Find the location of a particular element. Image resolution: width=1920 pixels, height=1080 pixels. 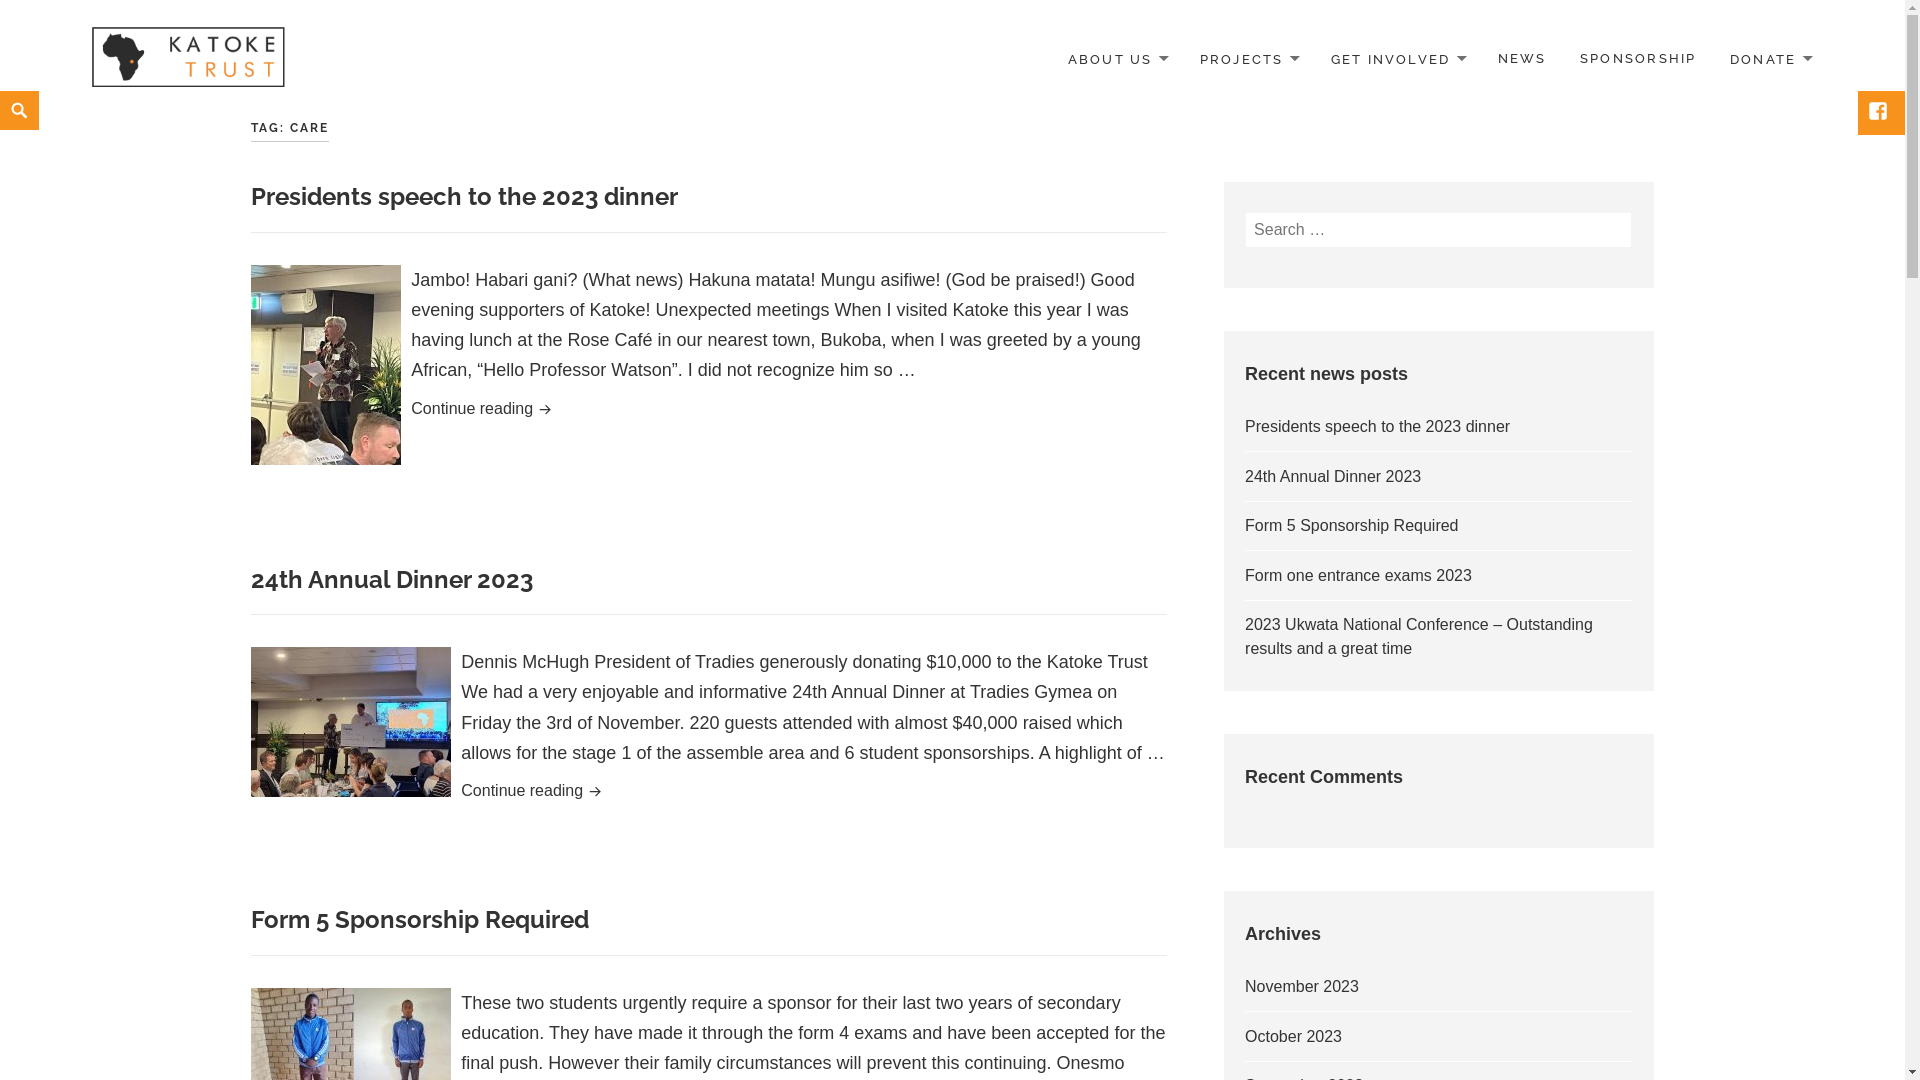

'SPONSORSHIP' is located at coordinates (1637, 57).